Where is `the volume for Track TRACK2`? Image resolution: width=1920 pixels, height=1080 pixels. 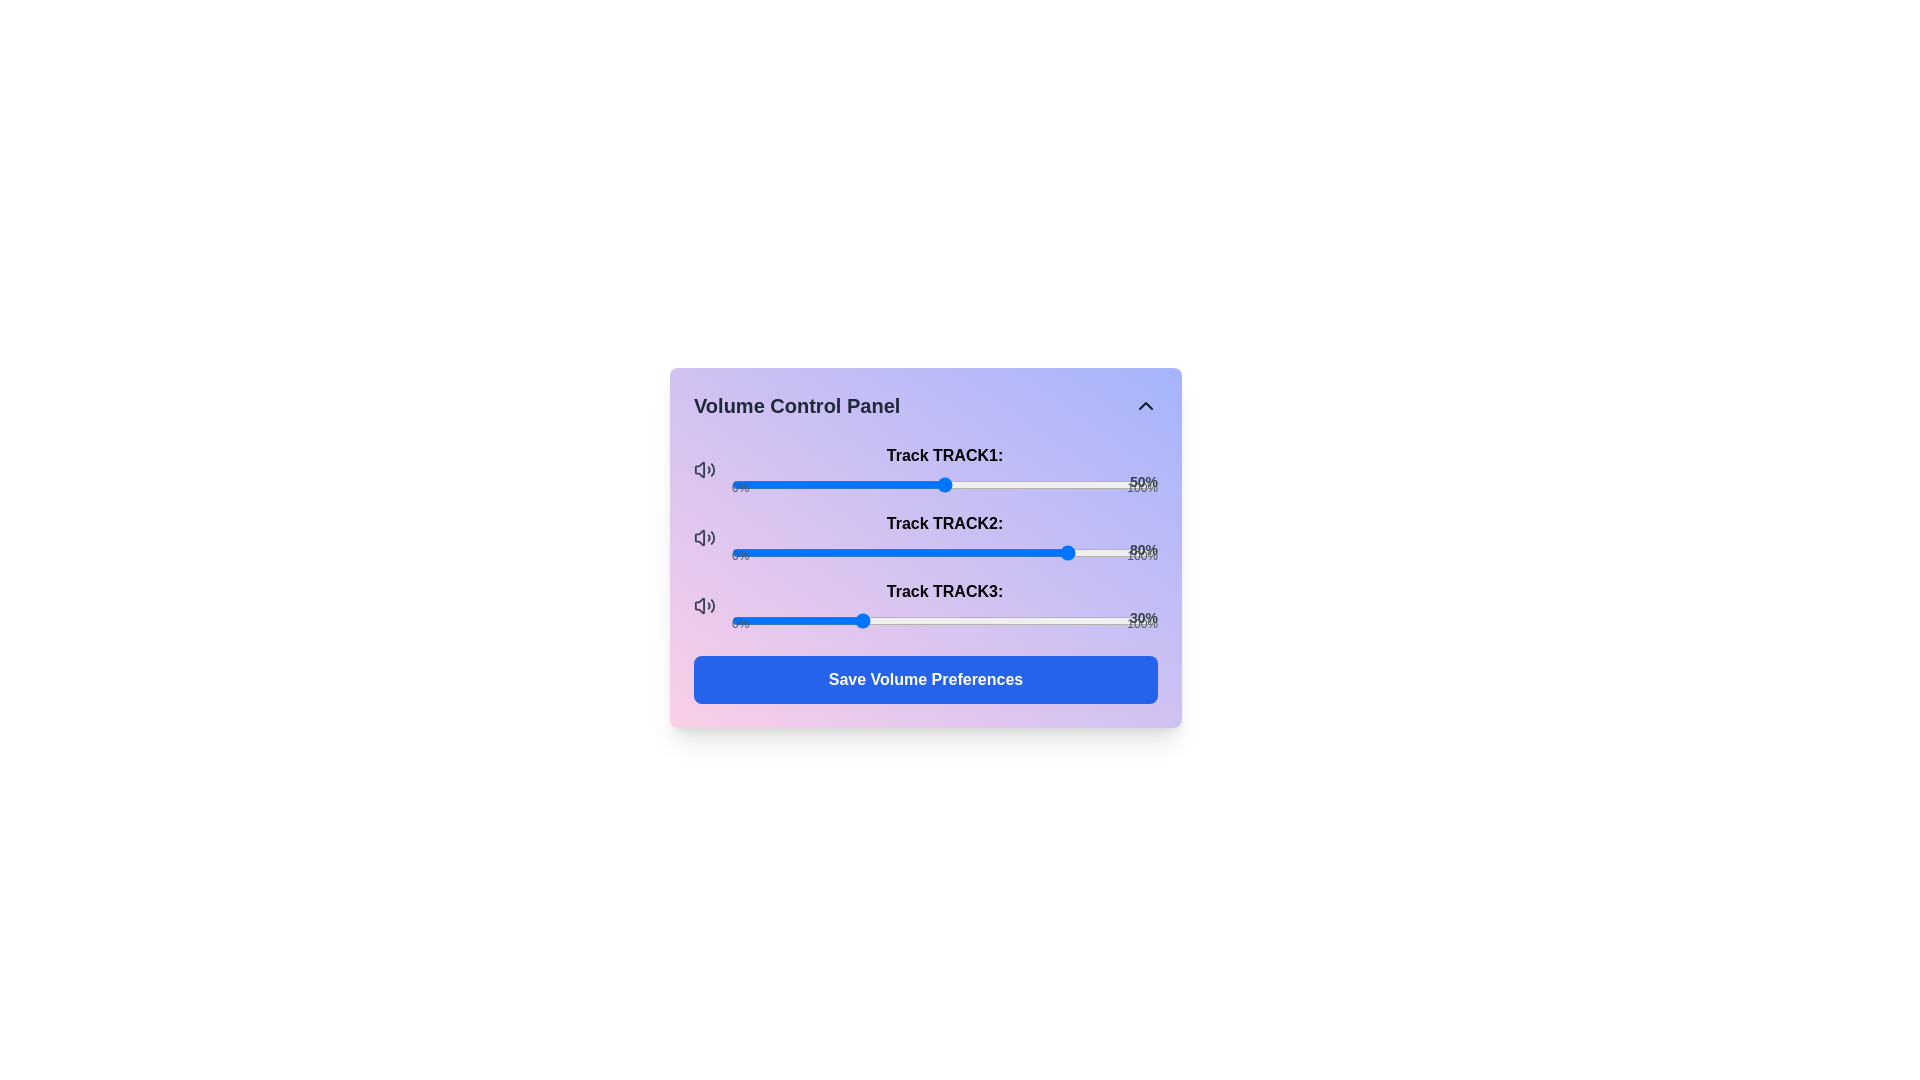 the volume for Track TRACK2 is located at coordinates (1071, 552).